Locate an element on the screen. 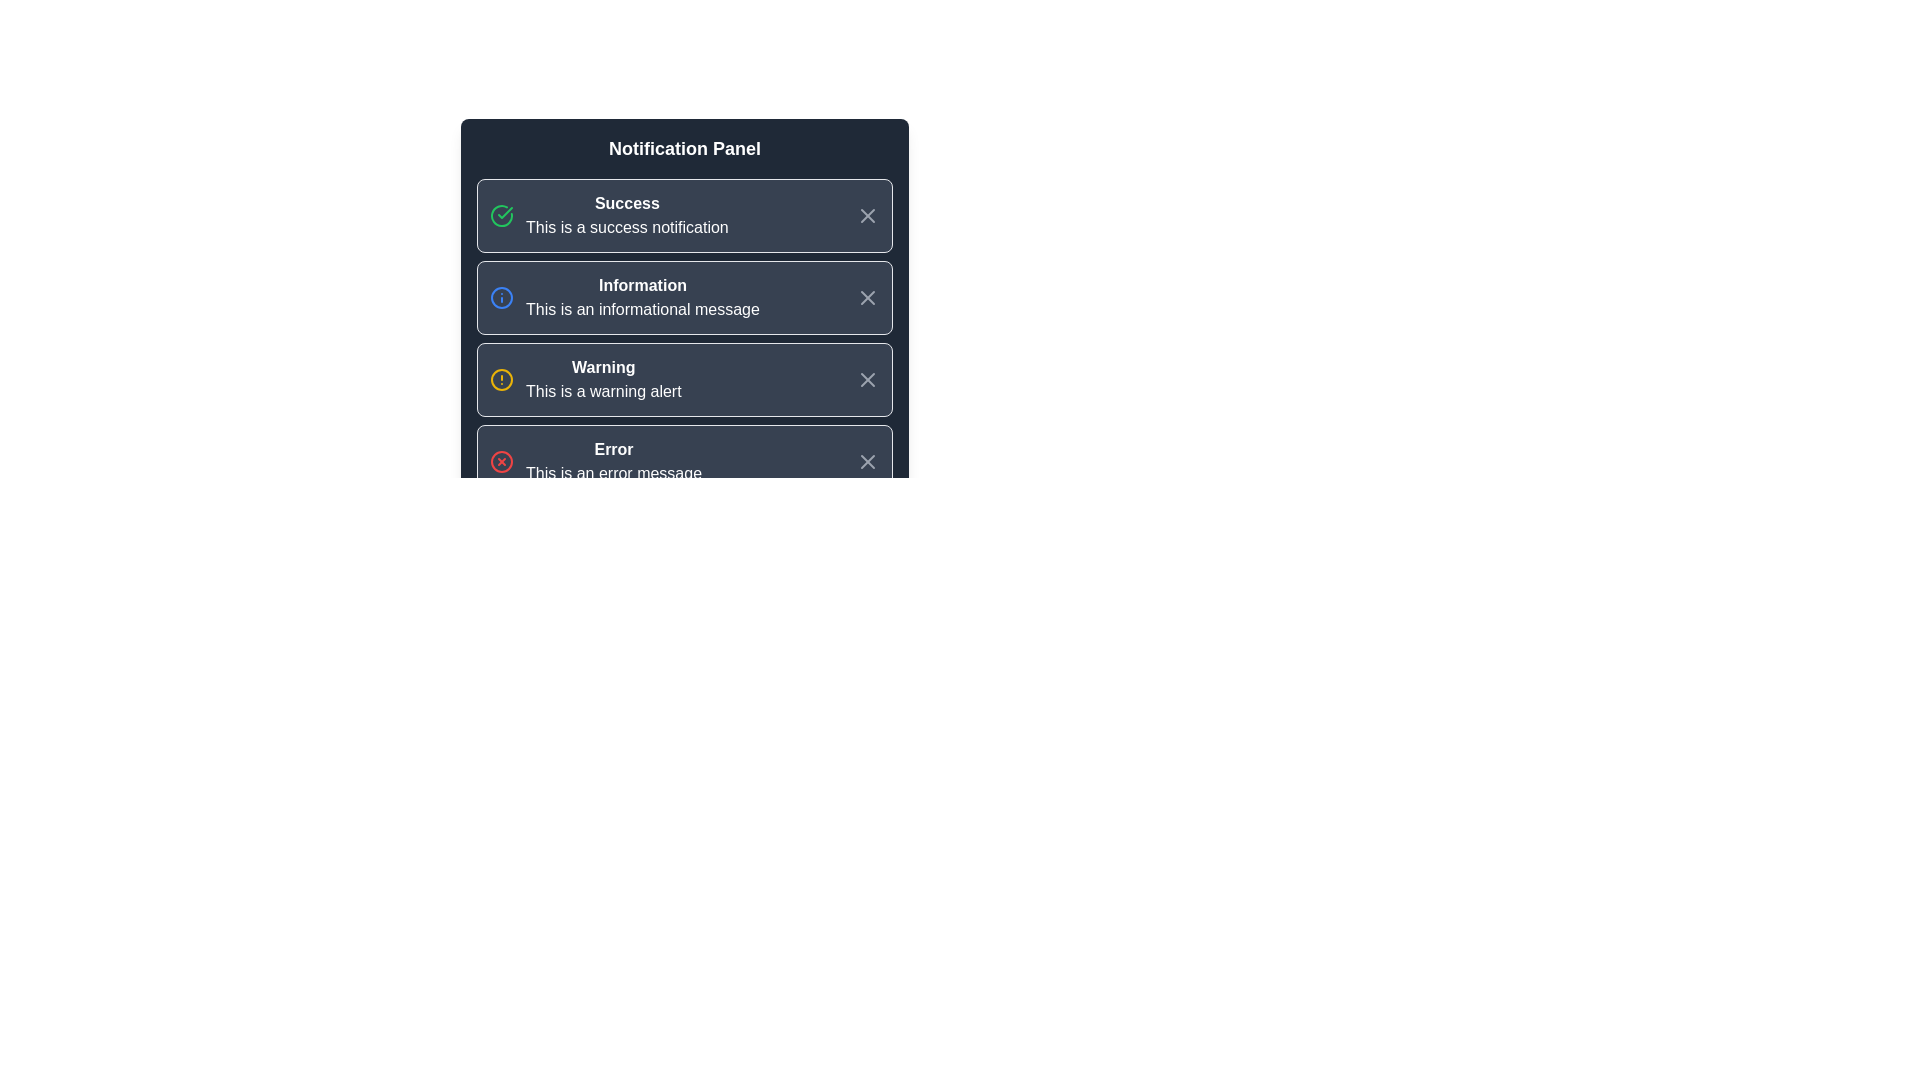 Image resolution: width=1920 pixels, height=1080 pixels. the 'Information' icon located in the notification panel, which represents the 'Information' category is located at coordinates (502, 297).